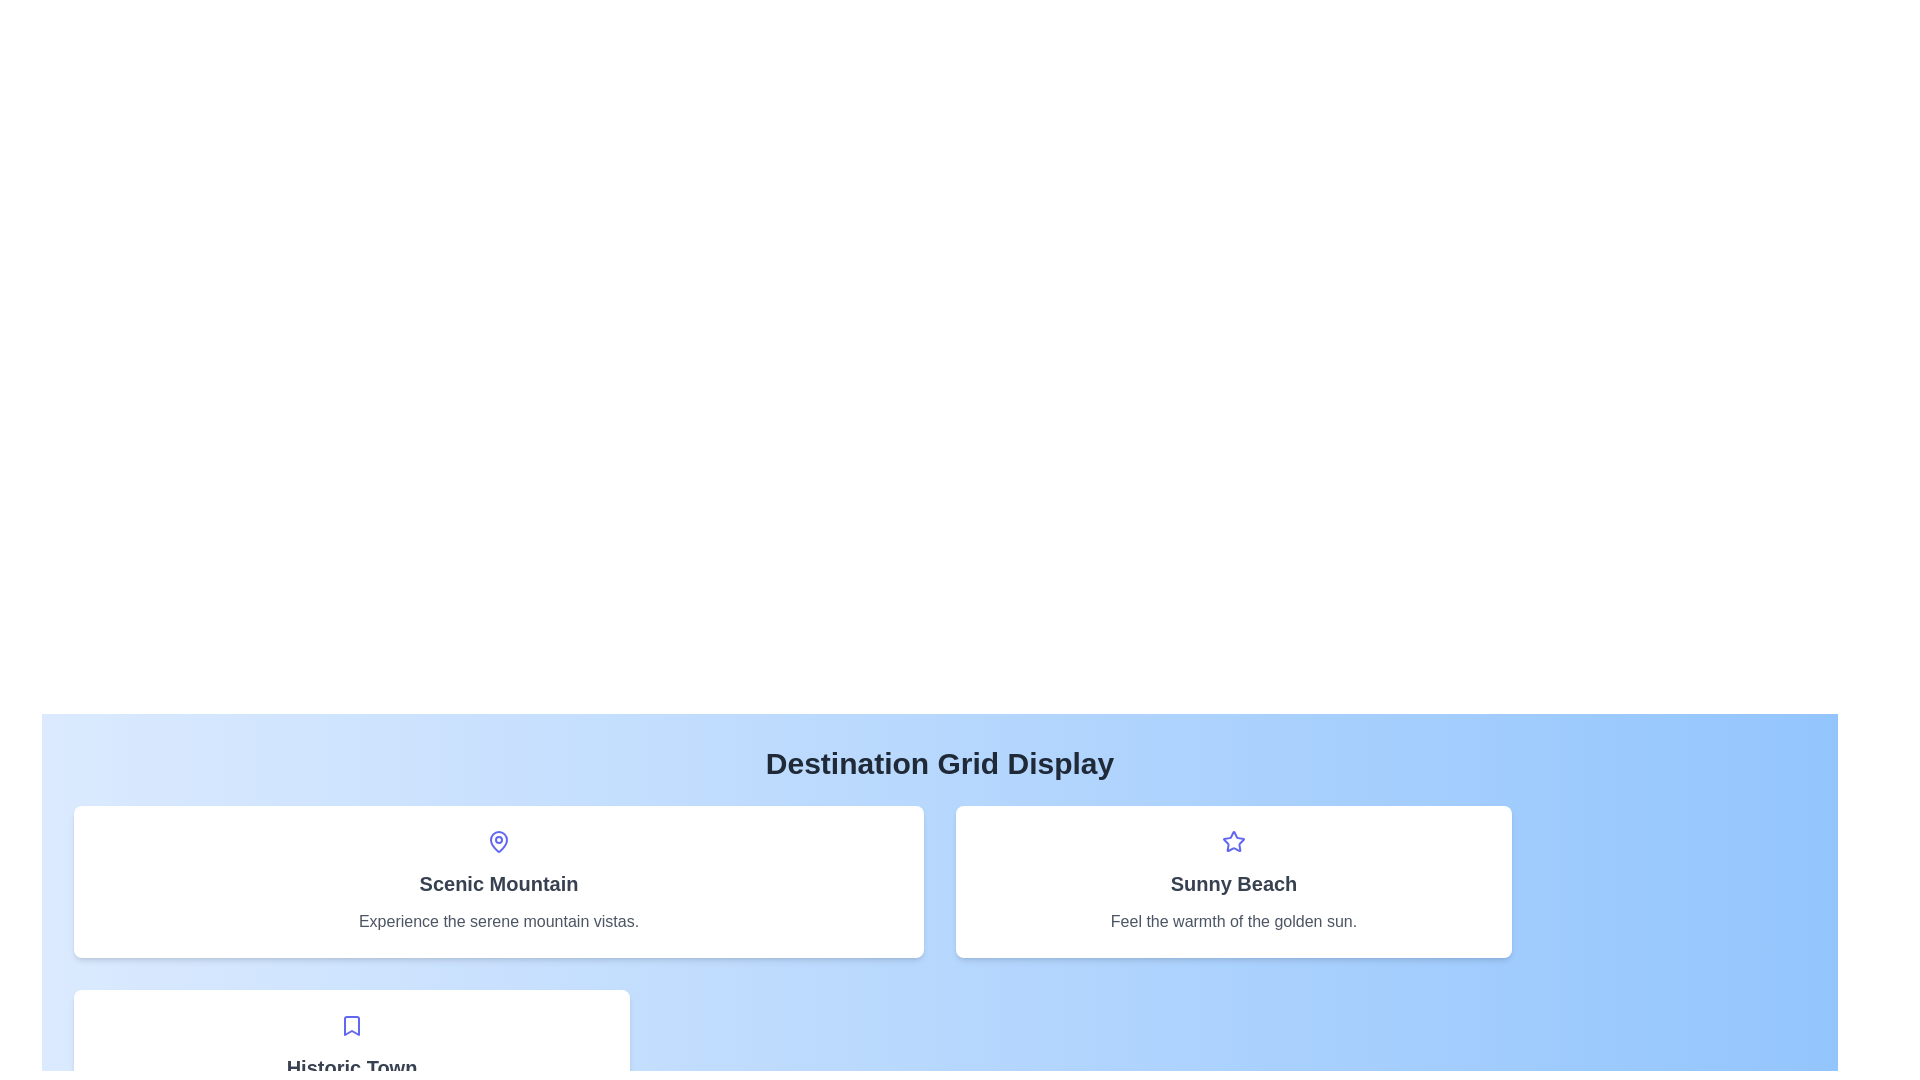 The width and height of the screenshot is (1920, 1080). What do you see at coordinates (1232, 841) in the screenshot?
I see `the decorative icon within the 'Sunny Beach' section that symbolizes attraction, located at the center top of the section` at bounding box center [1232, 841].